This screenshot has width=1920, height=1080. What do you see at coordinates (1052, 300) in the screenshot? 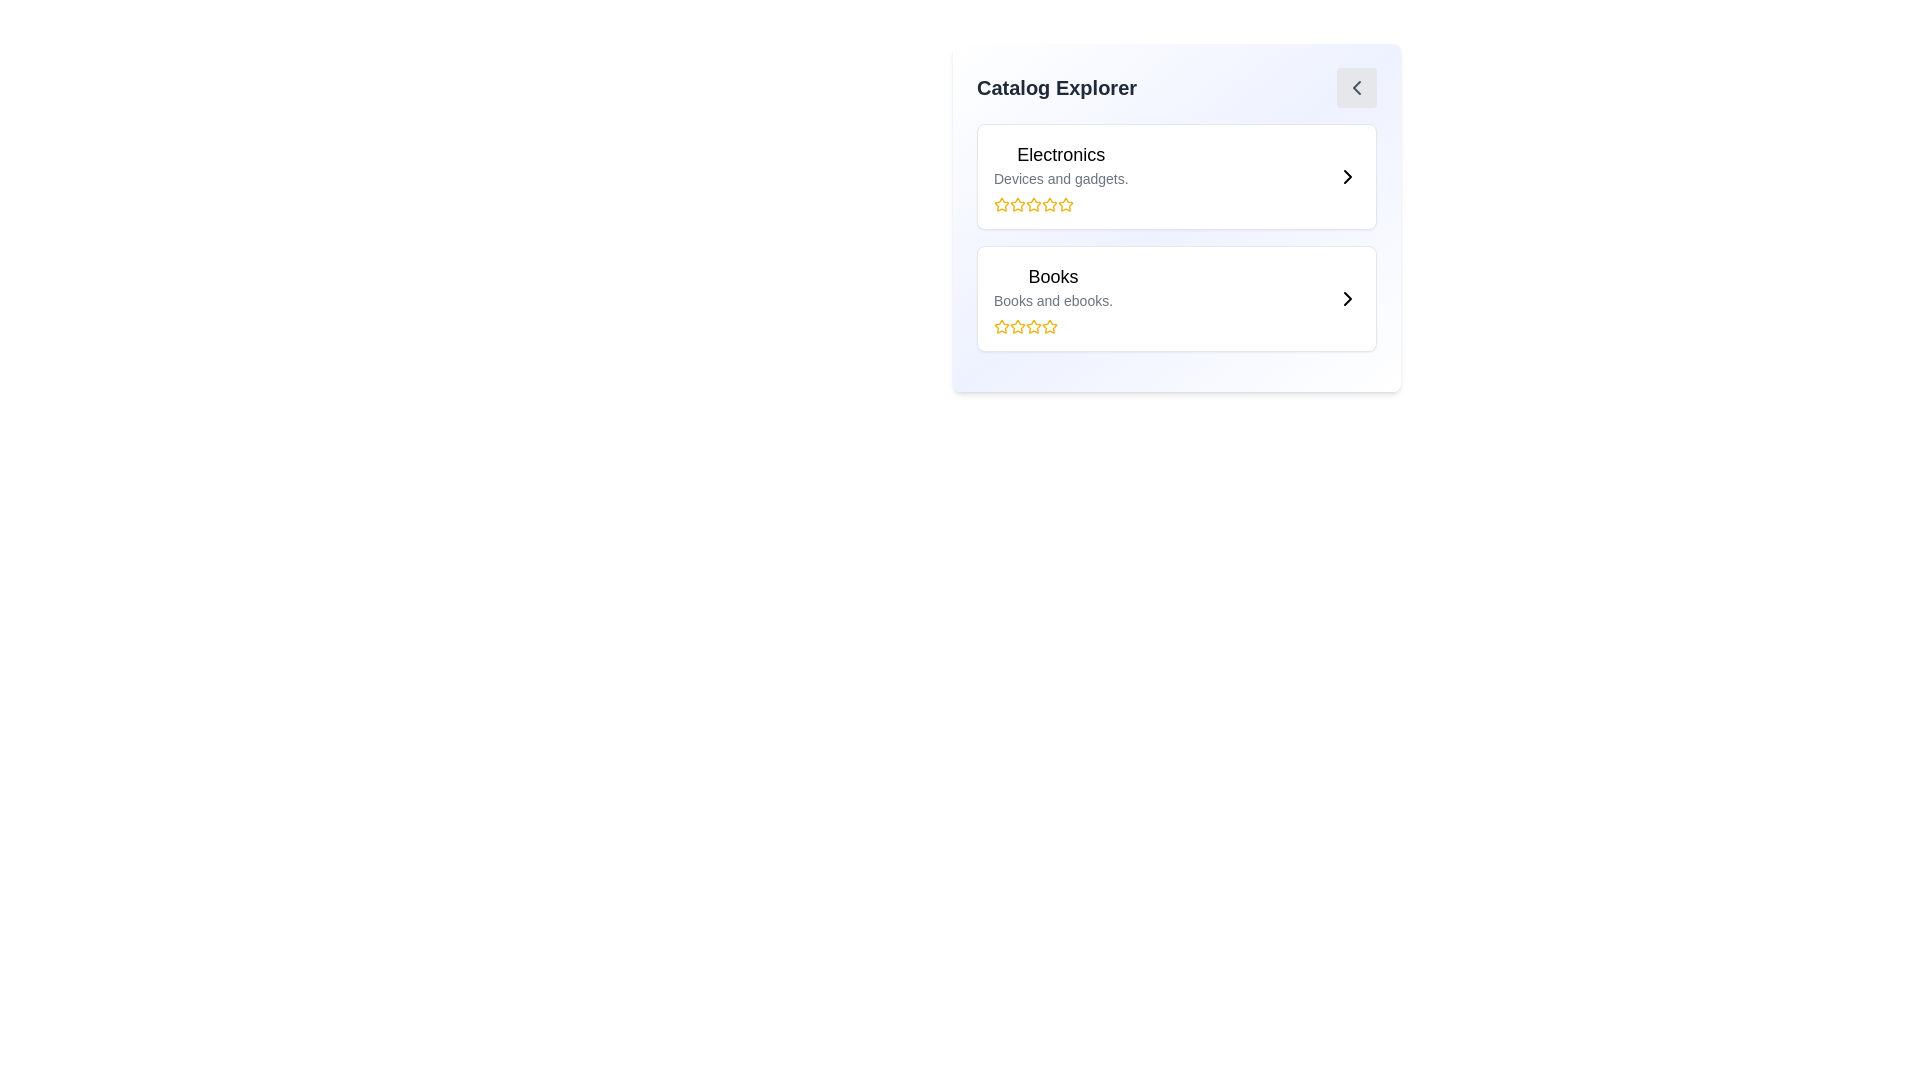
I see `the text label providing a brief description about the 'Books' category, located within the second card of the 'Catalog Explorer' section, below the title 'Books'` at bounding box center [1052, 300].